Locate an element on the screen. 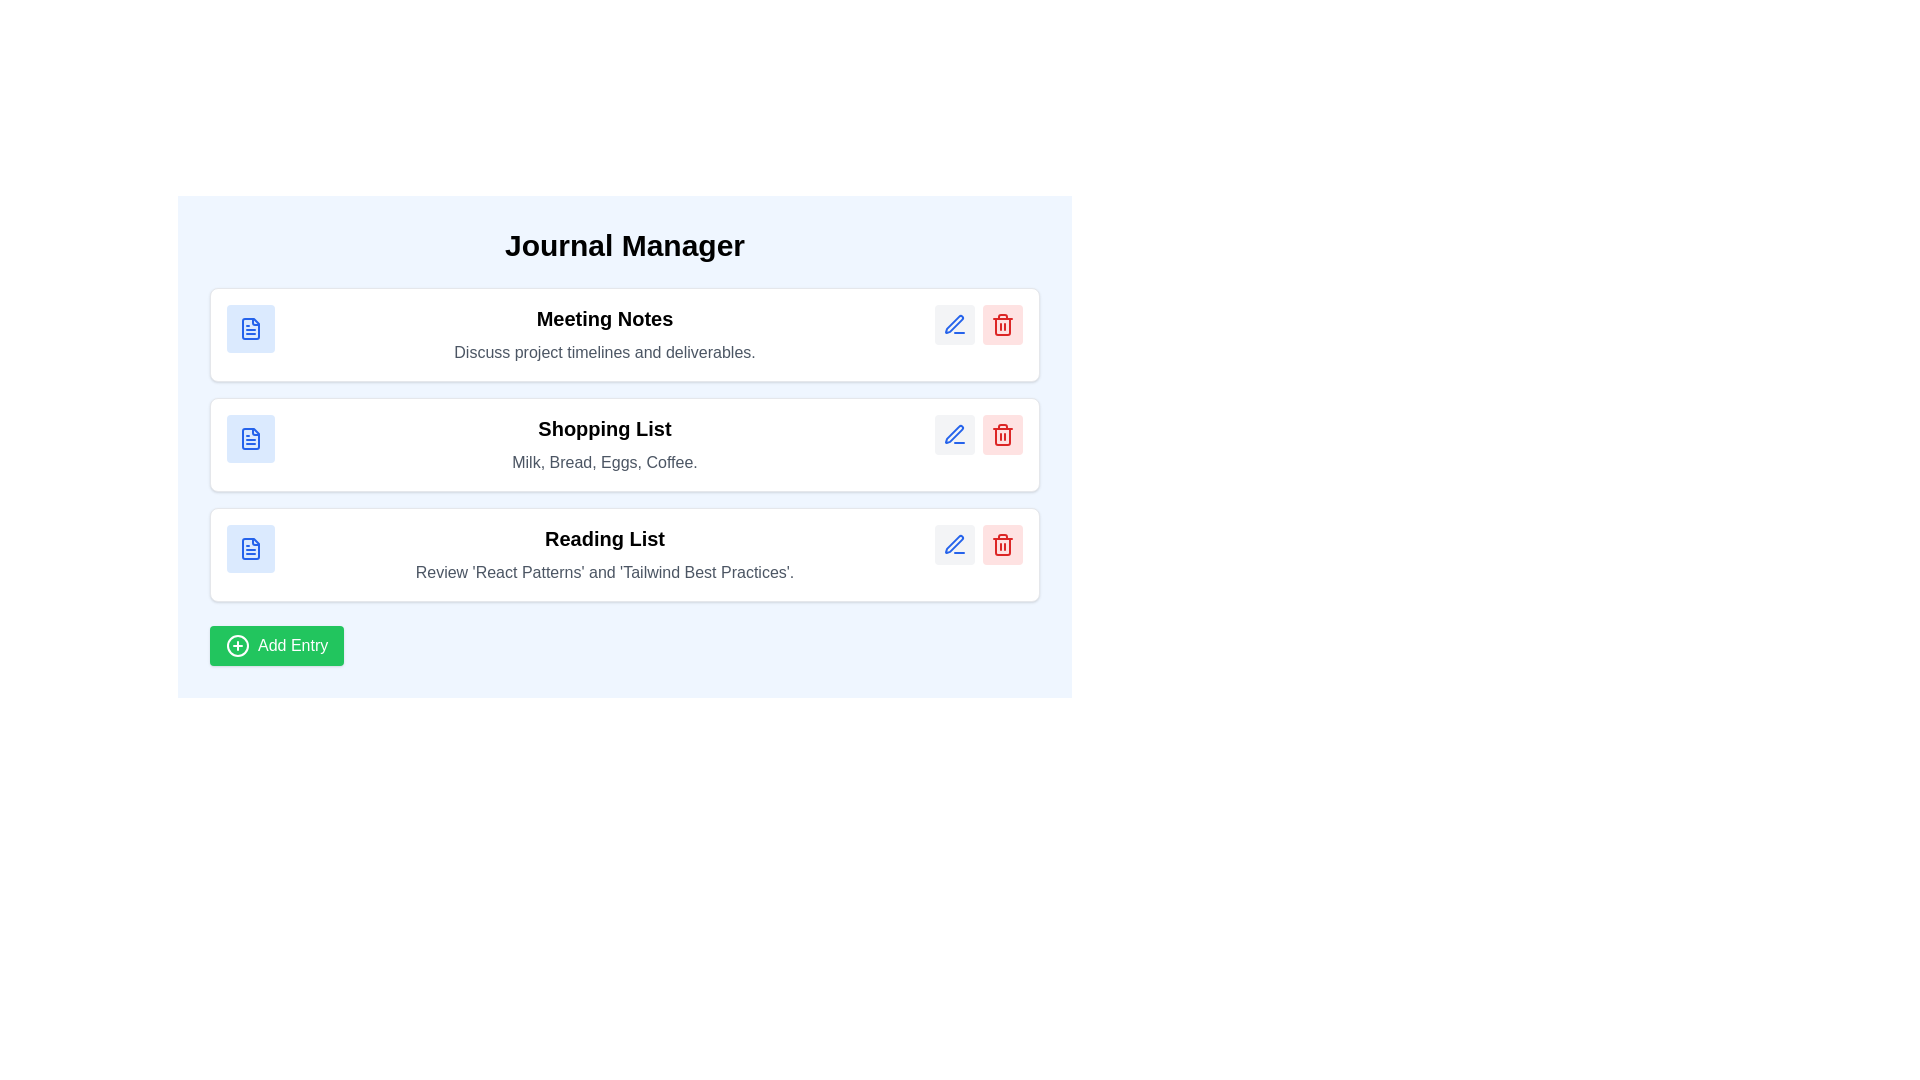  the red trash bin icon in the control panel for managing the 'Reading List' entry is located at coordinates (979, 544).